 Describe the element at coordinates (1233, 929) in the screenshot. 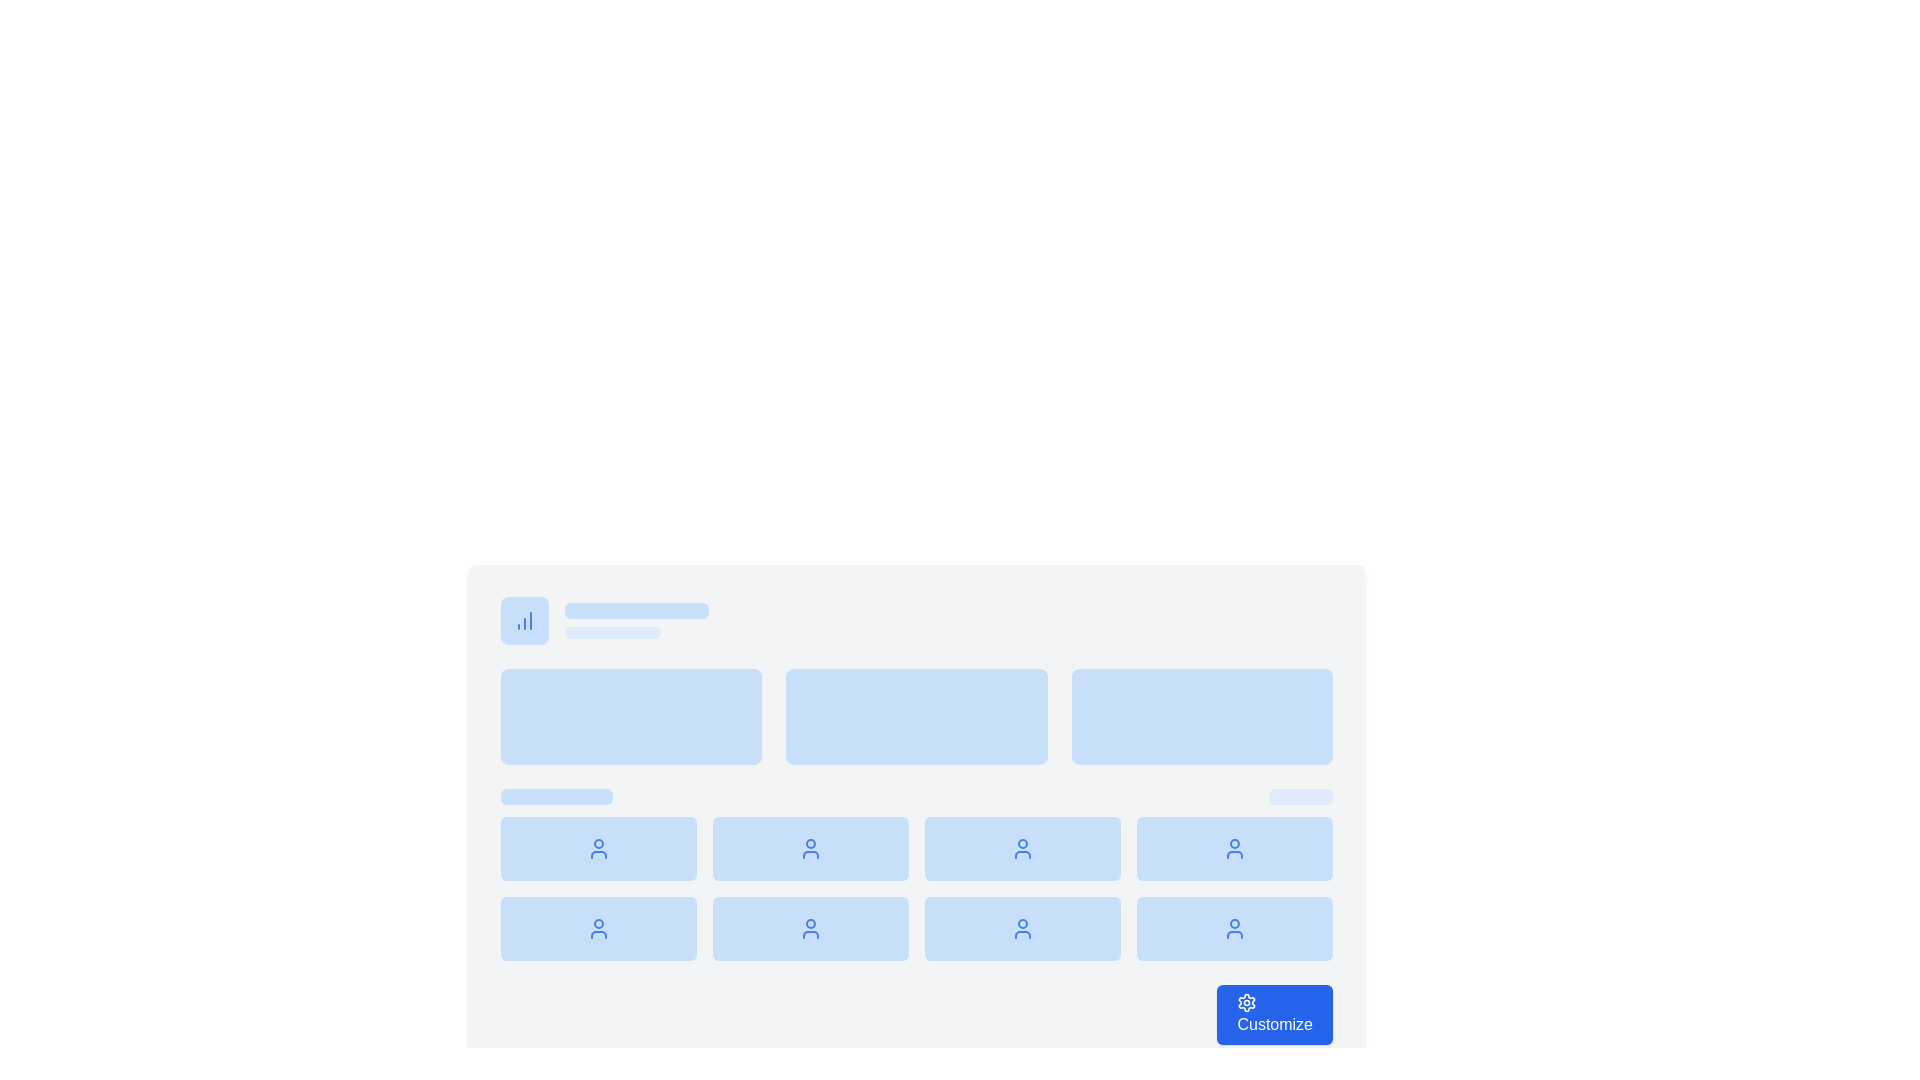

I see `the user's profile graphical icon with a blue outline located at the bottom-right of the grid layout` at that location.